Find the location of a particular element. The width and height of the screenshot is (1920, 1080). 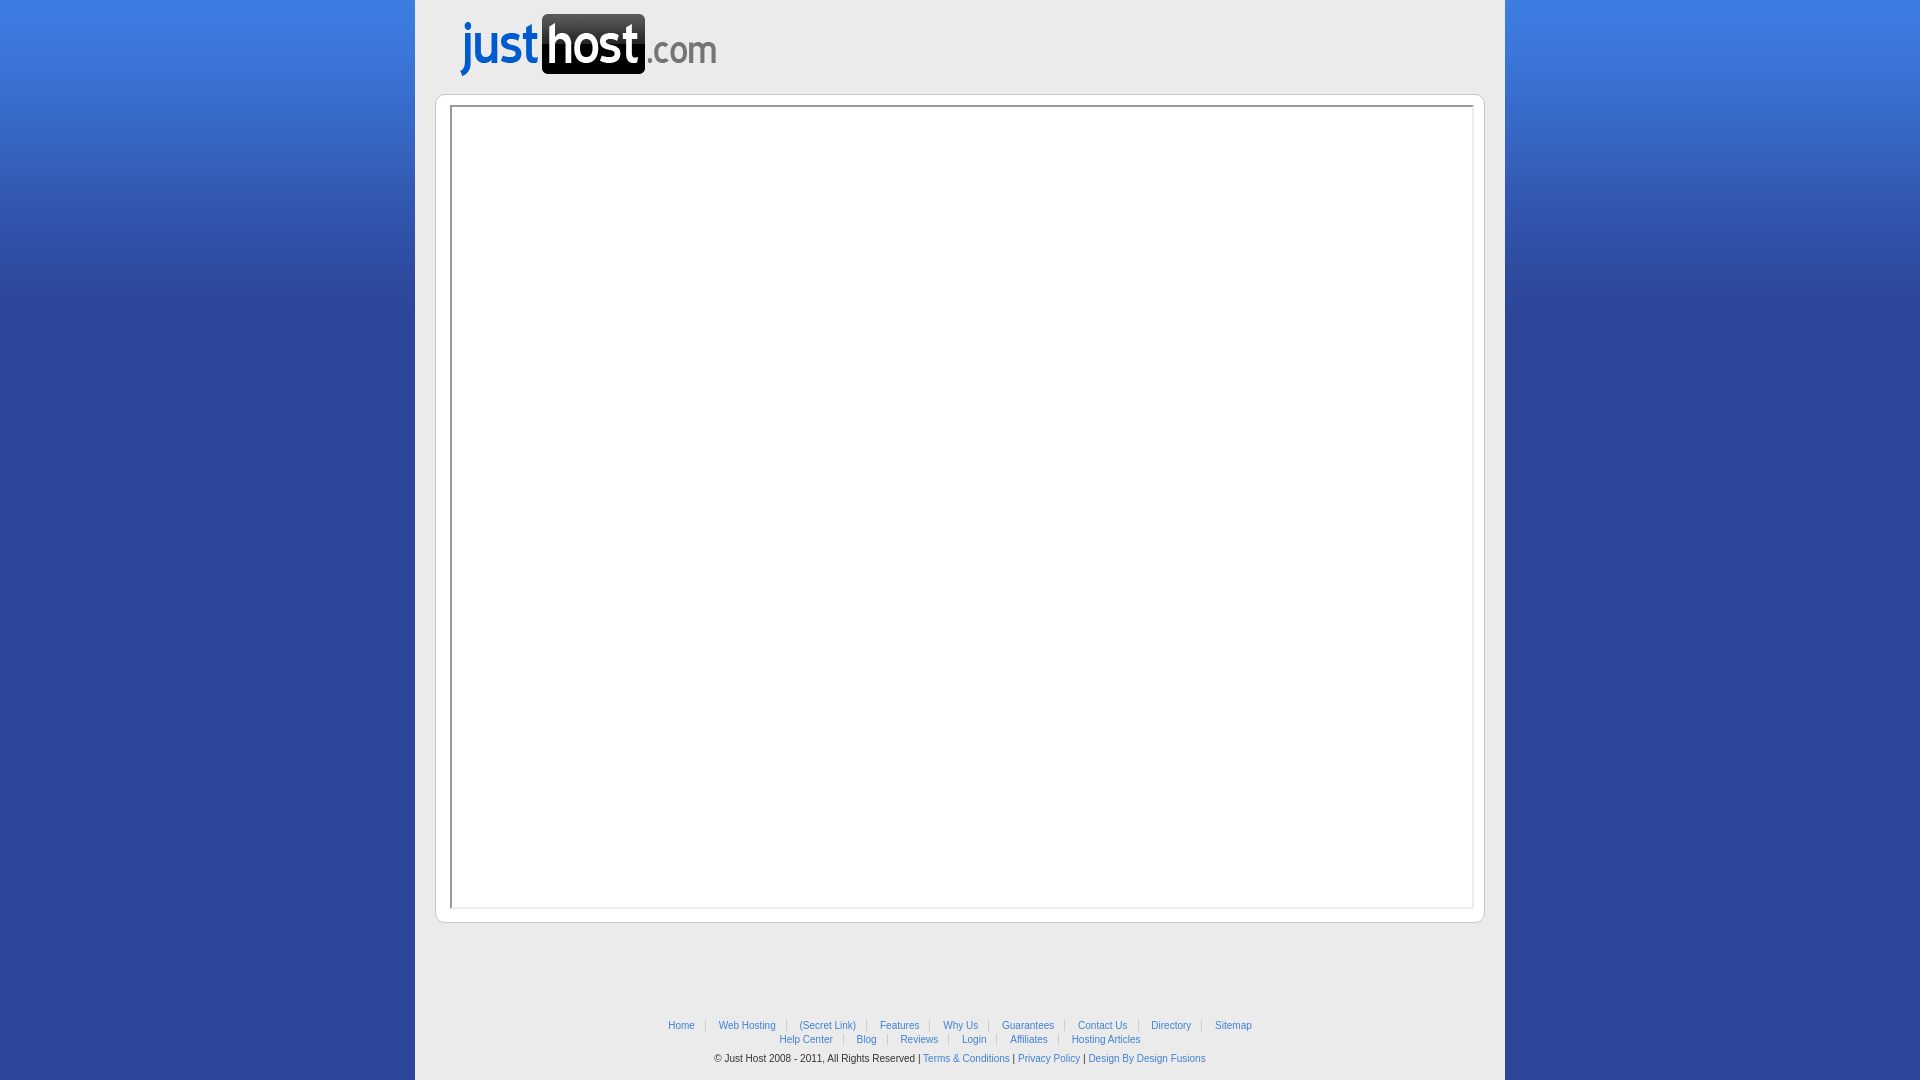

'Help Center' is located at coordinates (805, 1038).